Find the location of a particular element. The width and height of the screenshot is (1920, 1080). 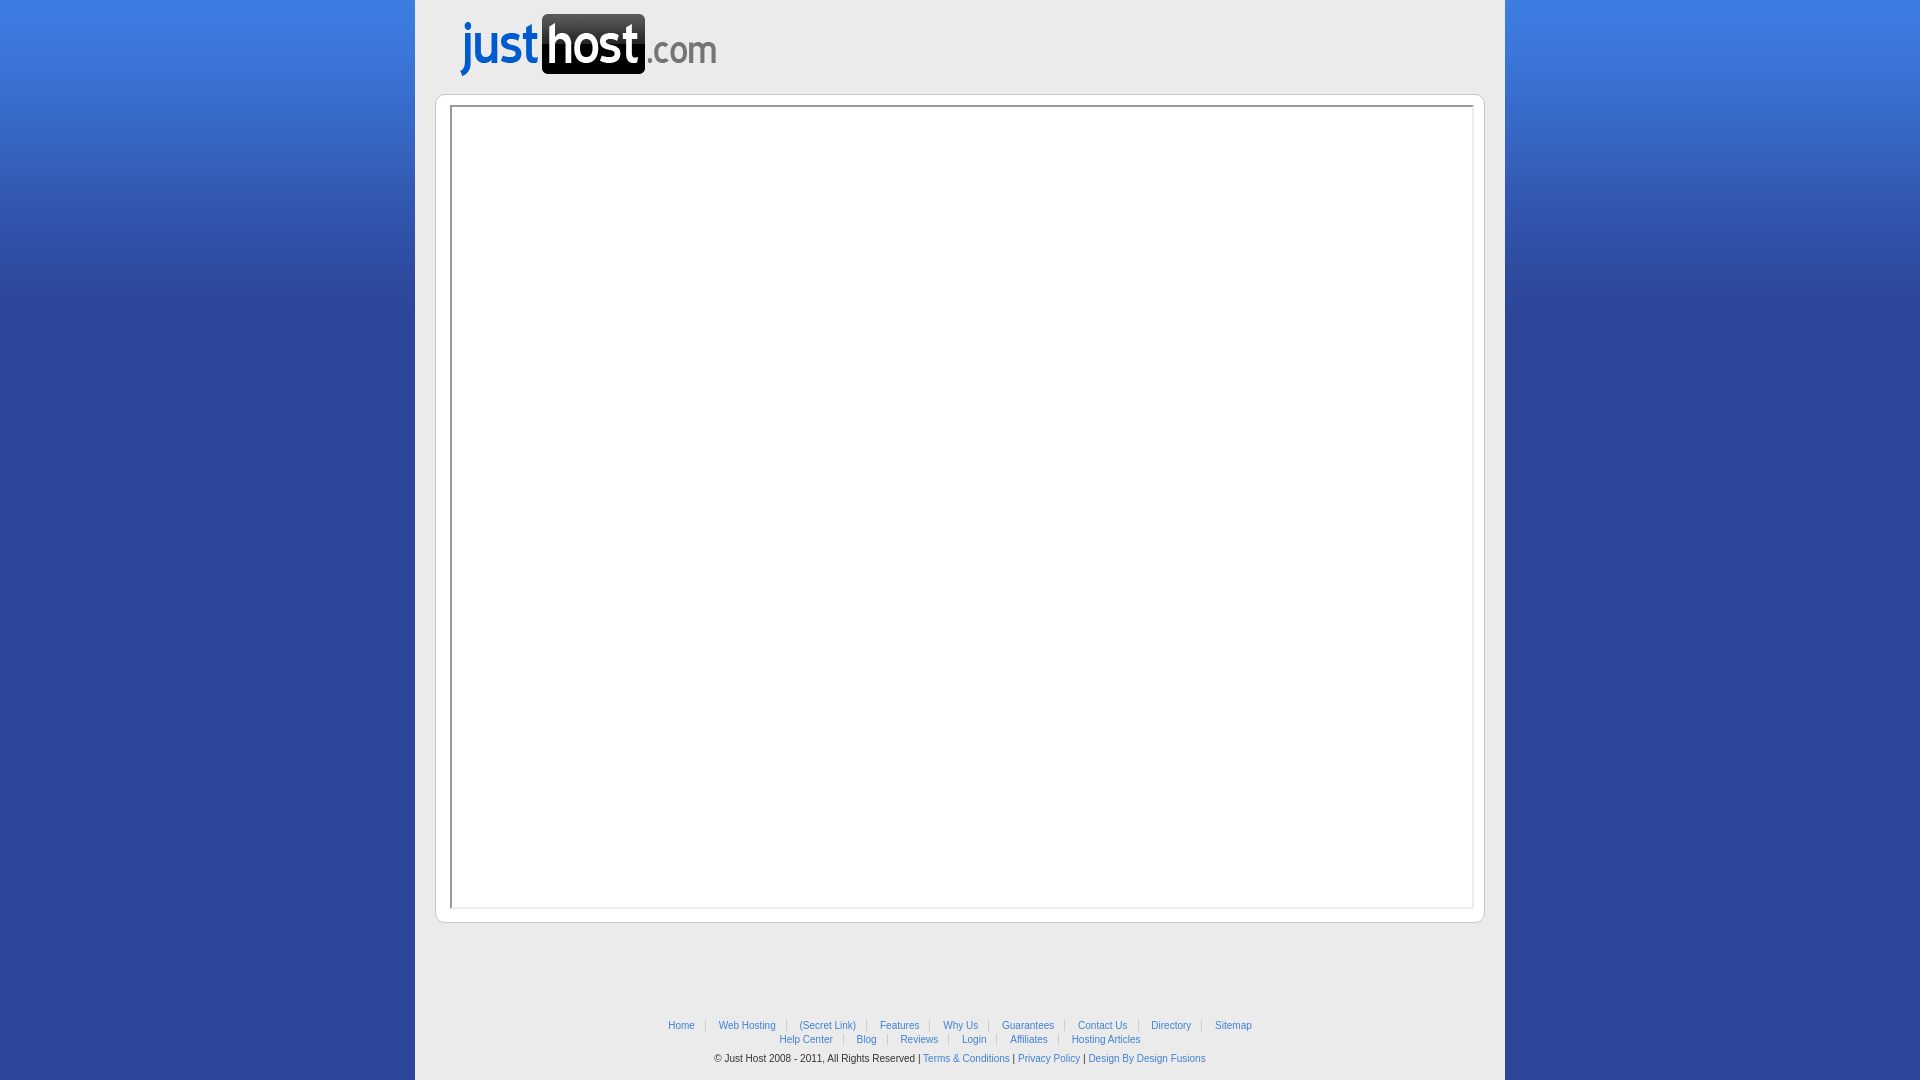

'Help Center' is located at coordinates (805, 1038).